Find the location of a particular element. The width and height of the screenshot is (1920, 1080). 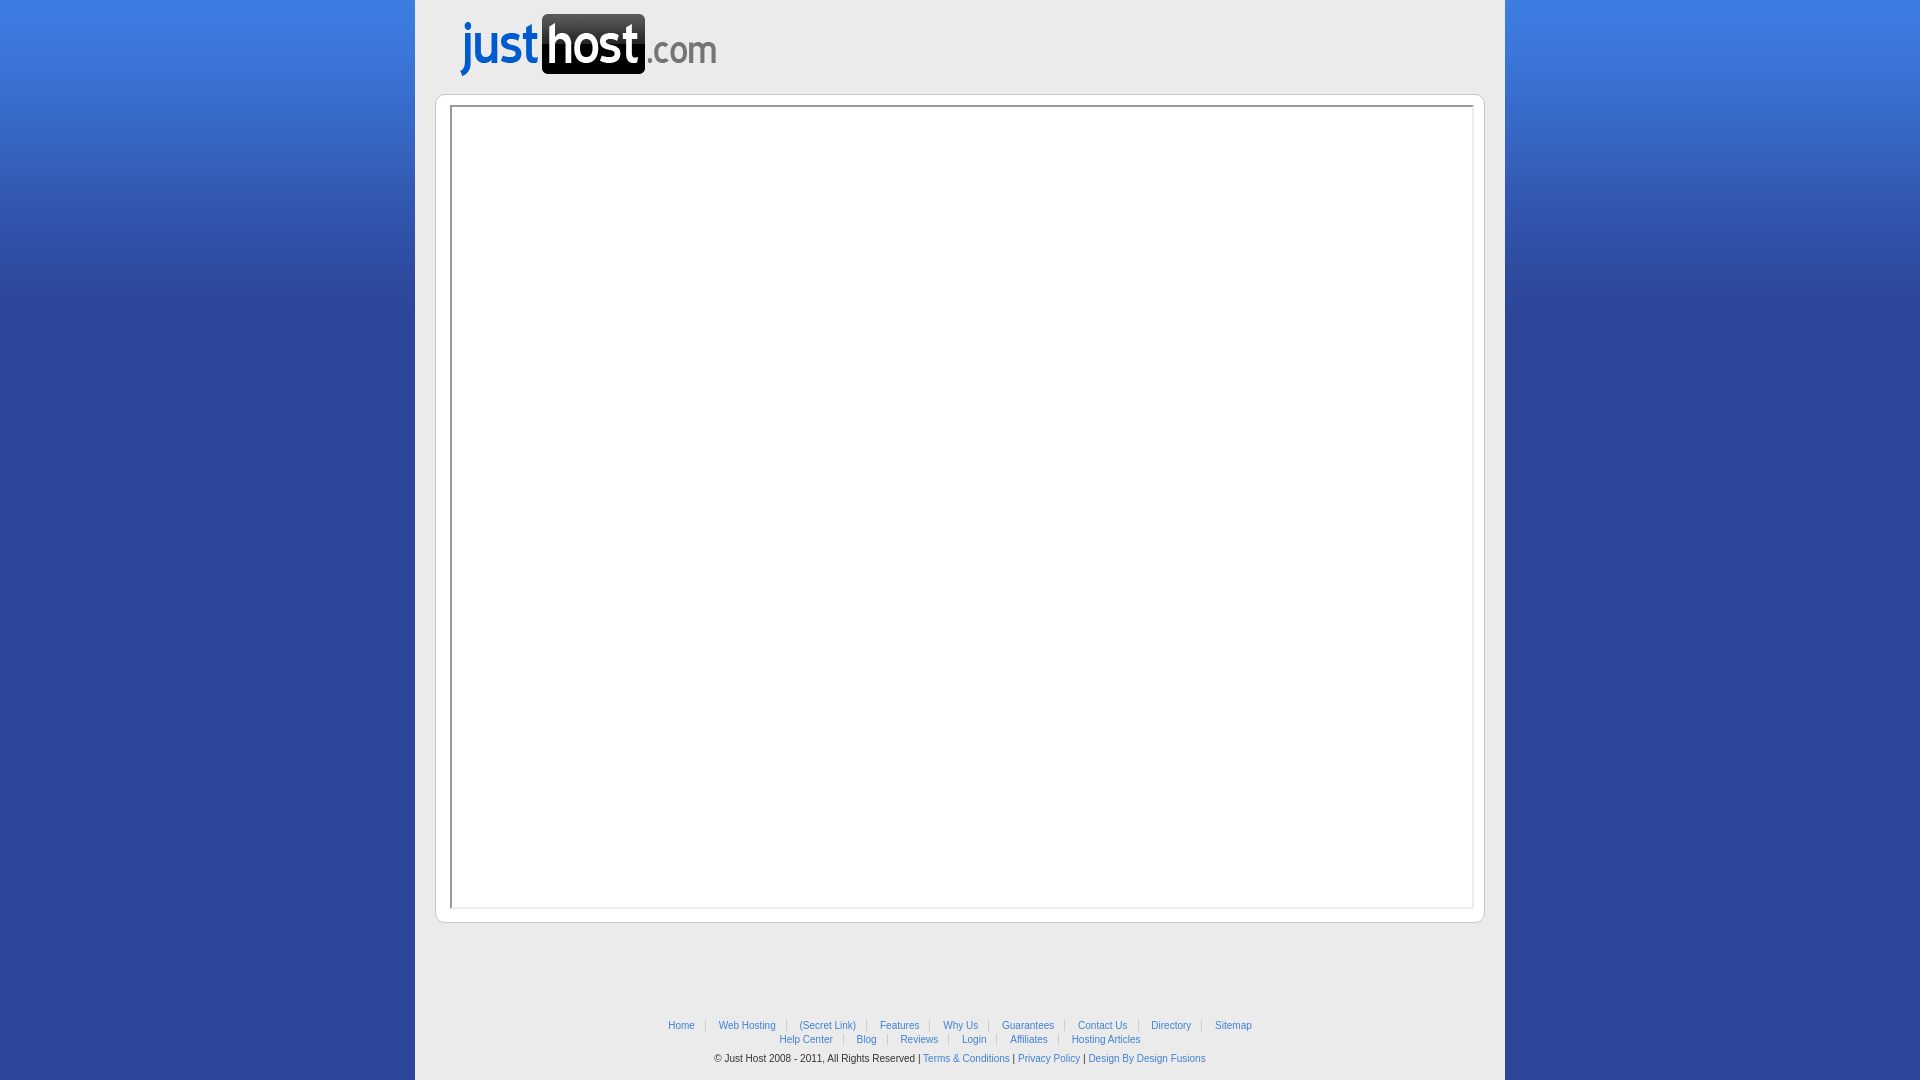

'Help Center' is located at coordinates (805, 1038).